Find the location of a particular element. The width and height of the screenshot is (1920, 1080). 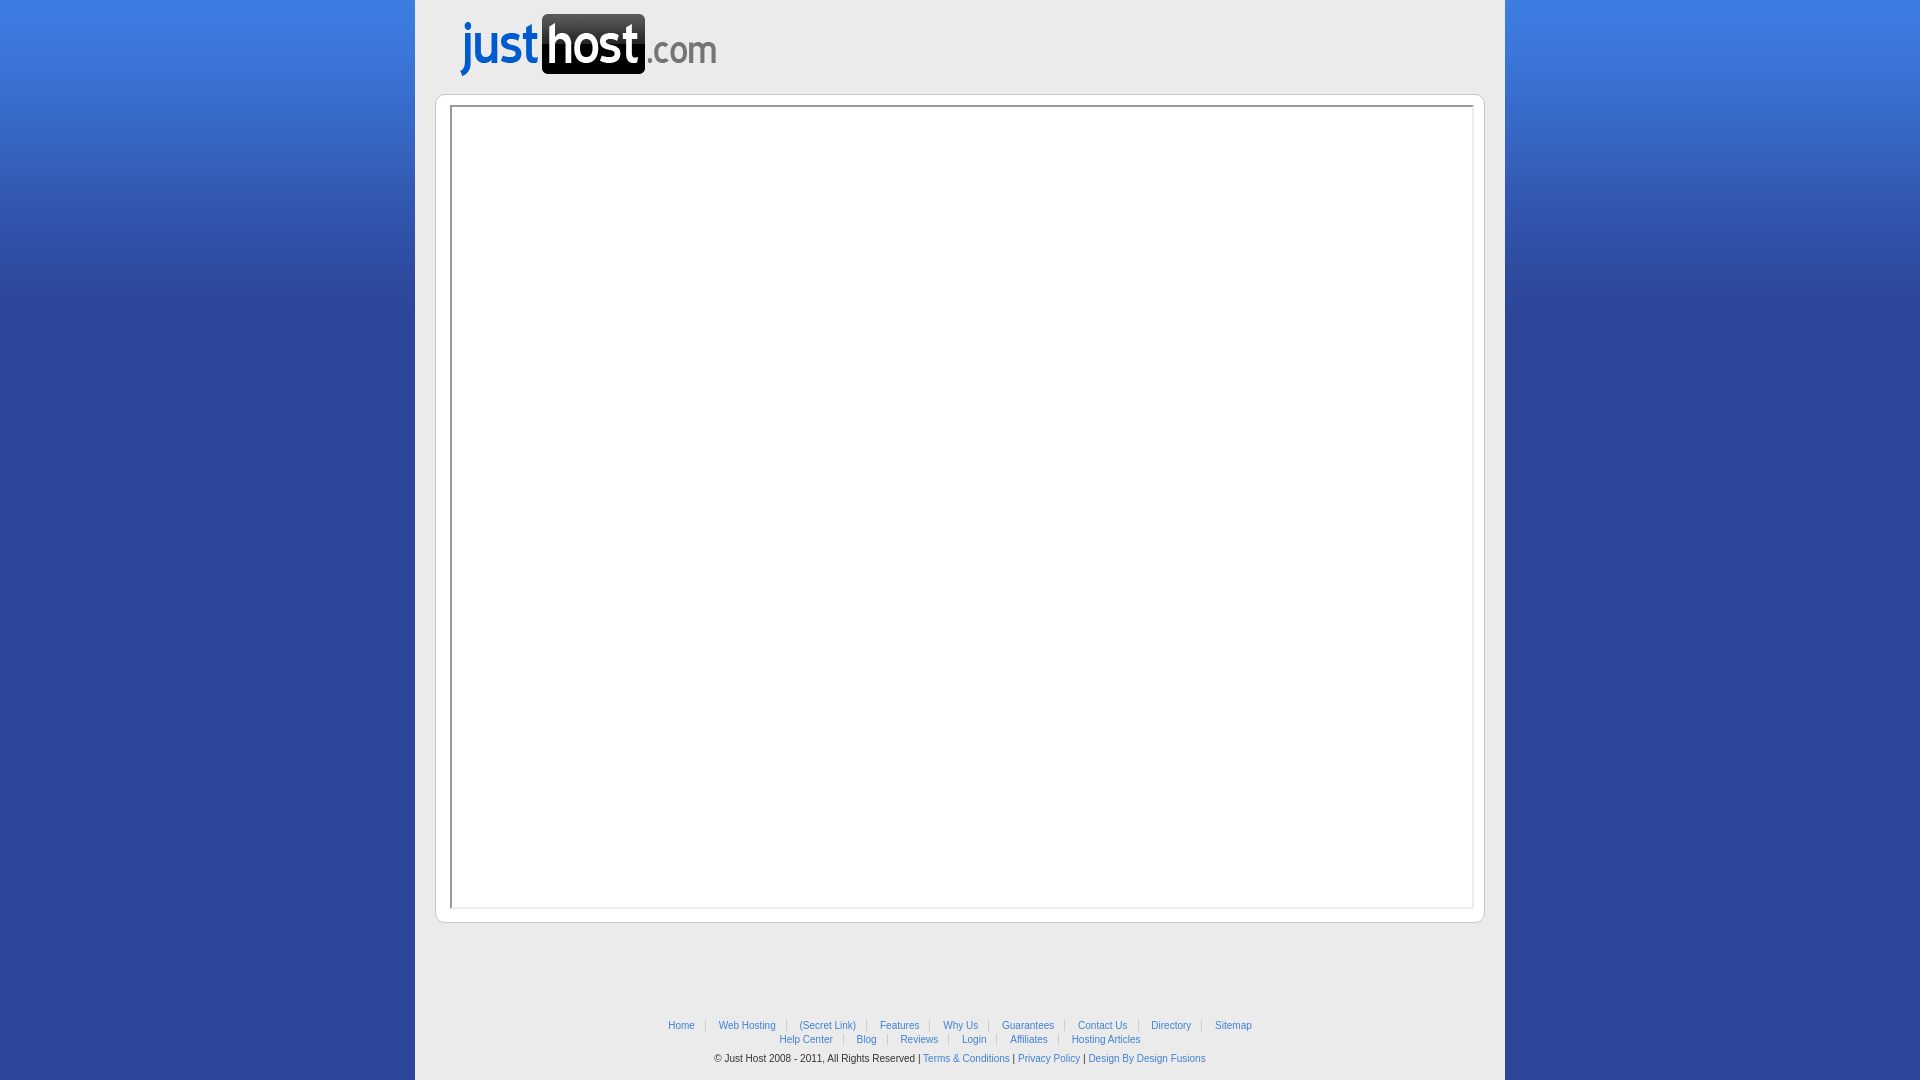

'Help Center' is located at coordinates (805, 1038).